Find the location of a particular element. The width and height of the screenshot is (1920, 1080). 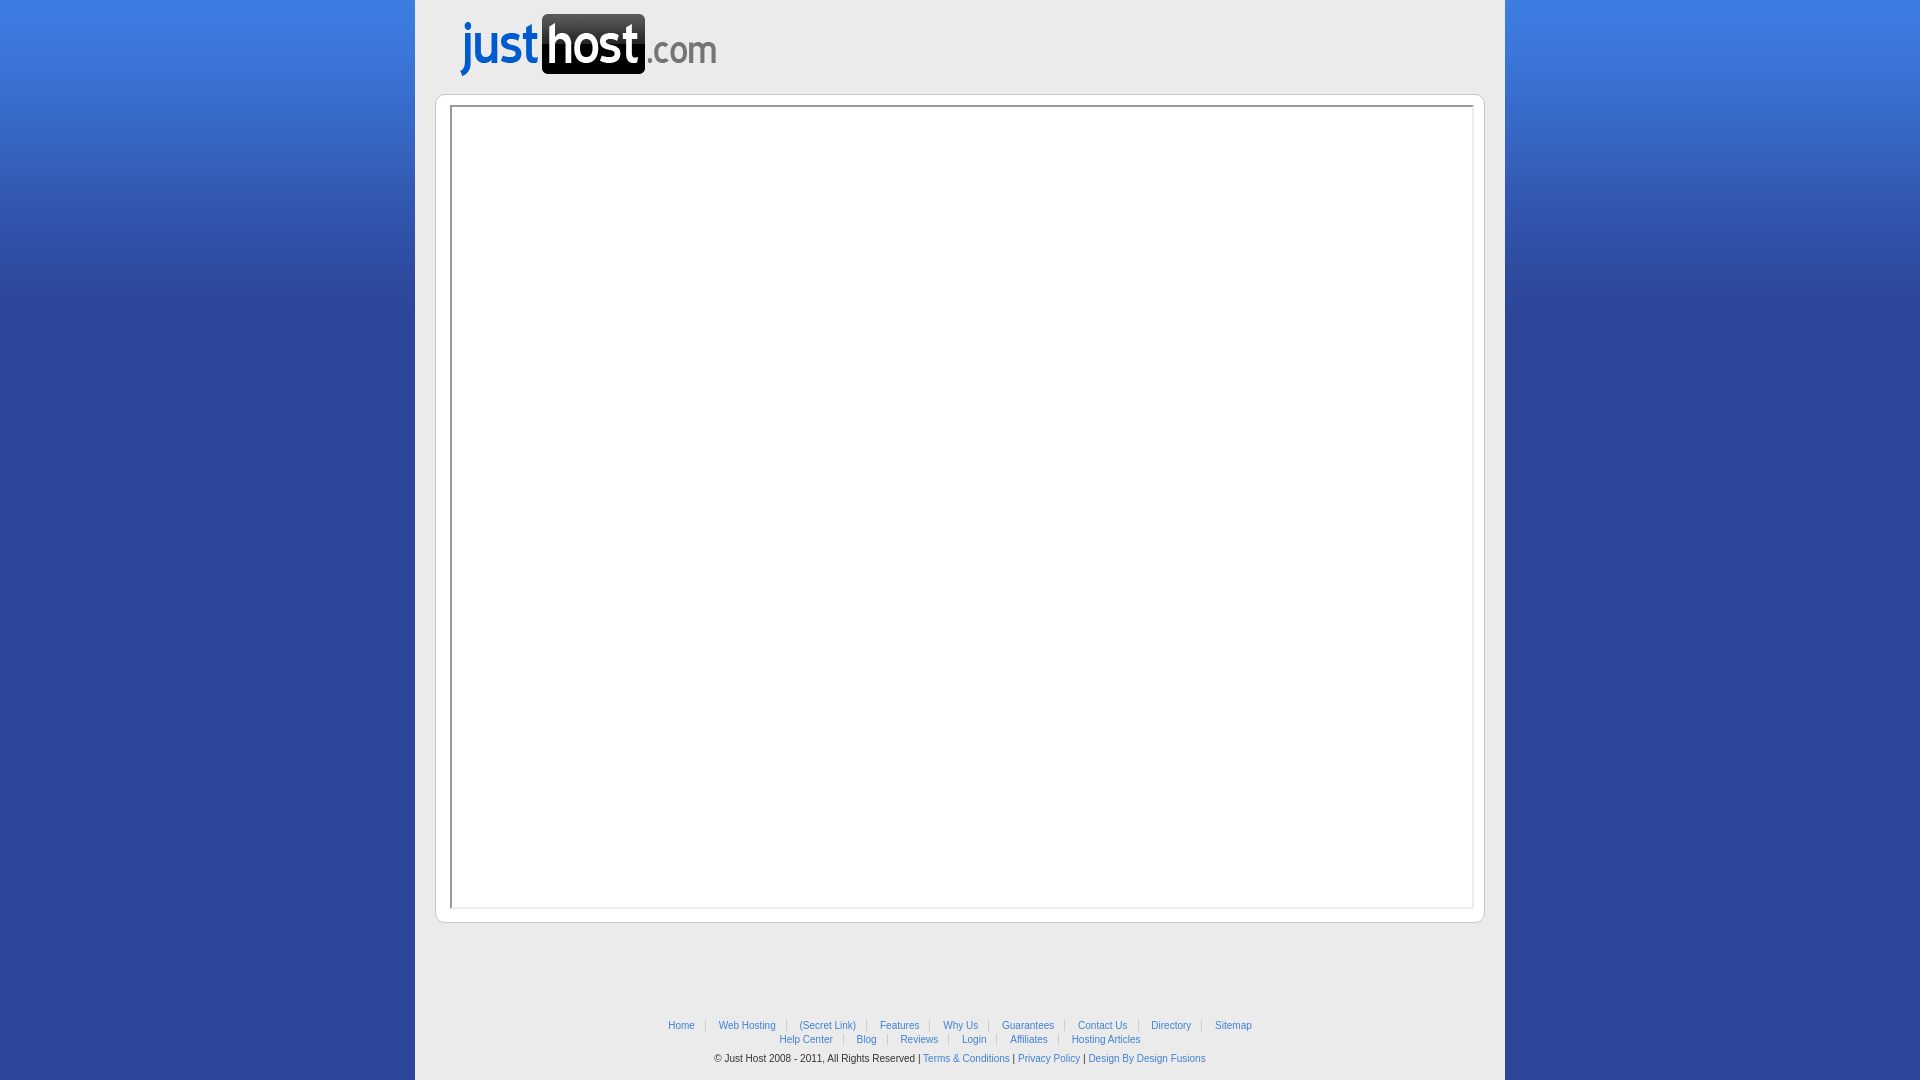

'Help Center' is located at coordinates (805, 1038).